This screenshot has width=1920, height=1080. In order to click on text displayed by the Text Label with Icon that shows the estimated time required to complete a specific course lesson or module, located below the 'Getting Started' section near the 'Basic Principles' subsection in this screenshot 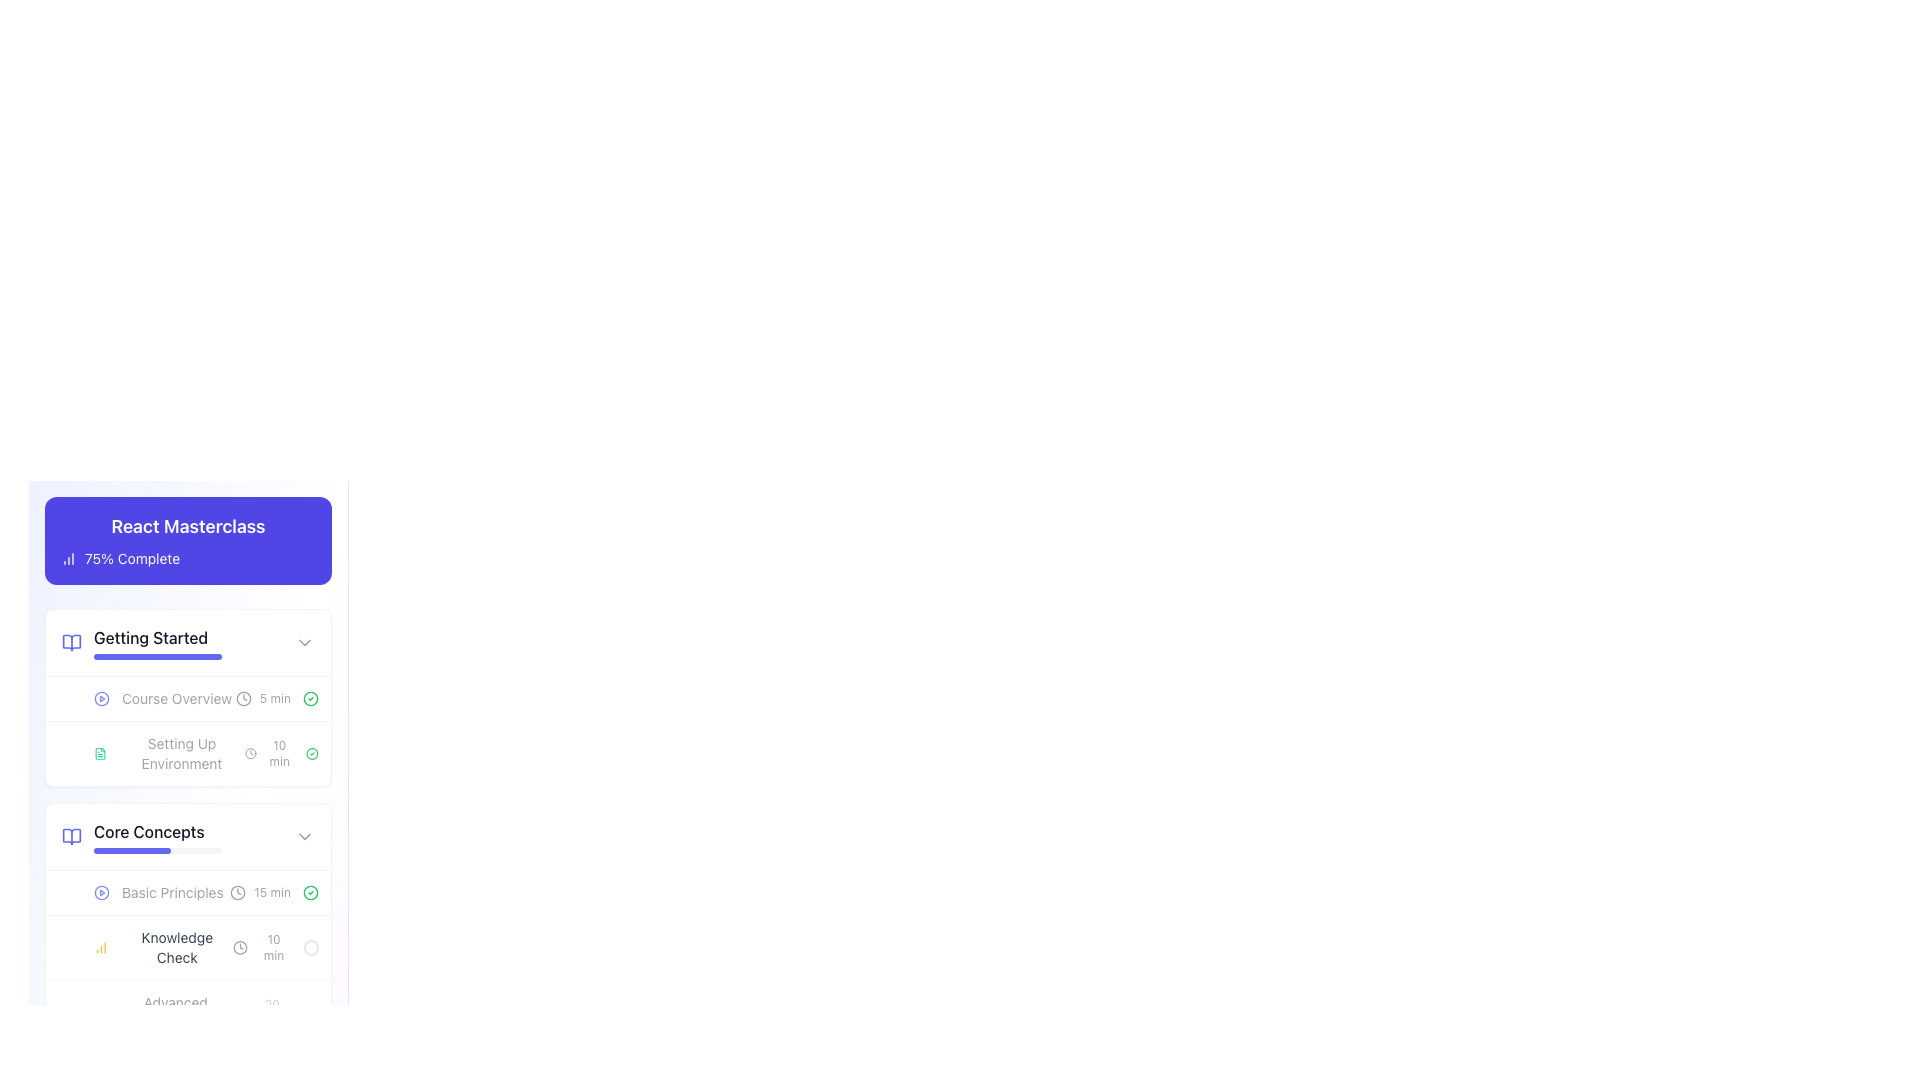, I will do `click(259, 892)`.